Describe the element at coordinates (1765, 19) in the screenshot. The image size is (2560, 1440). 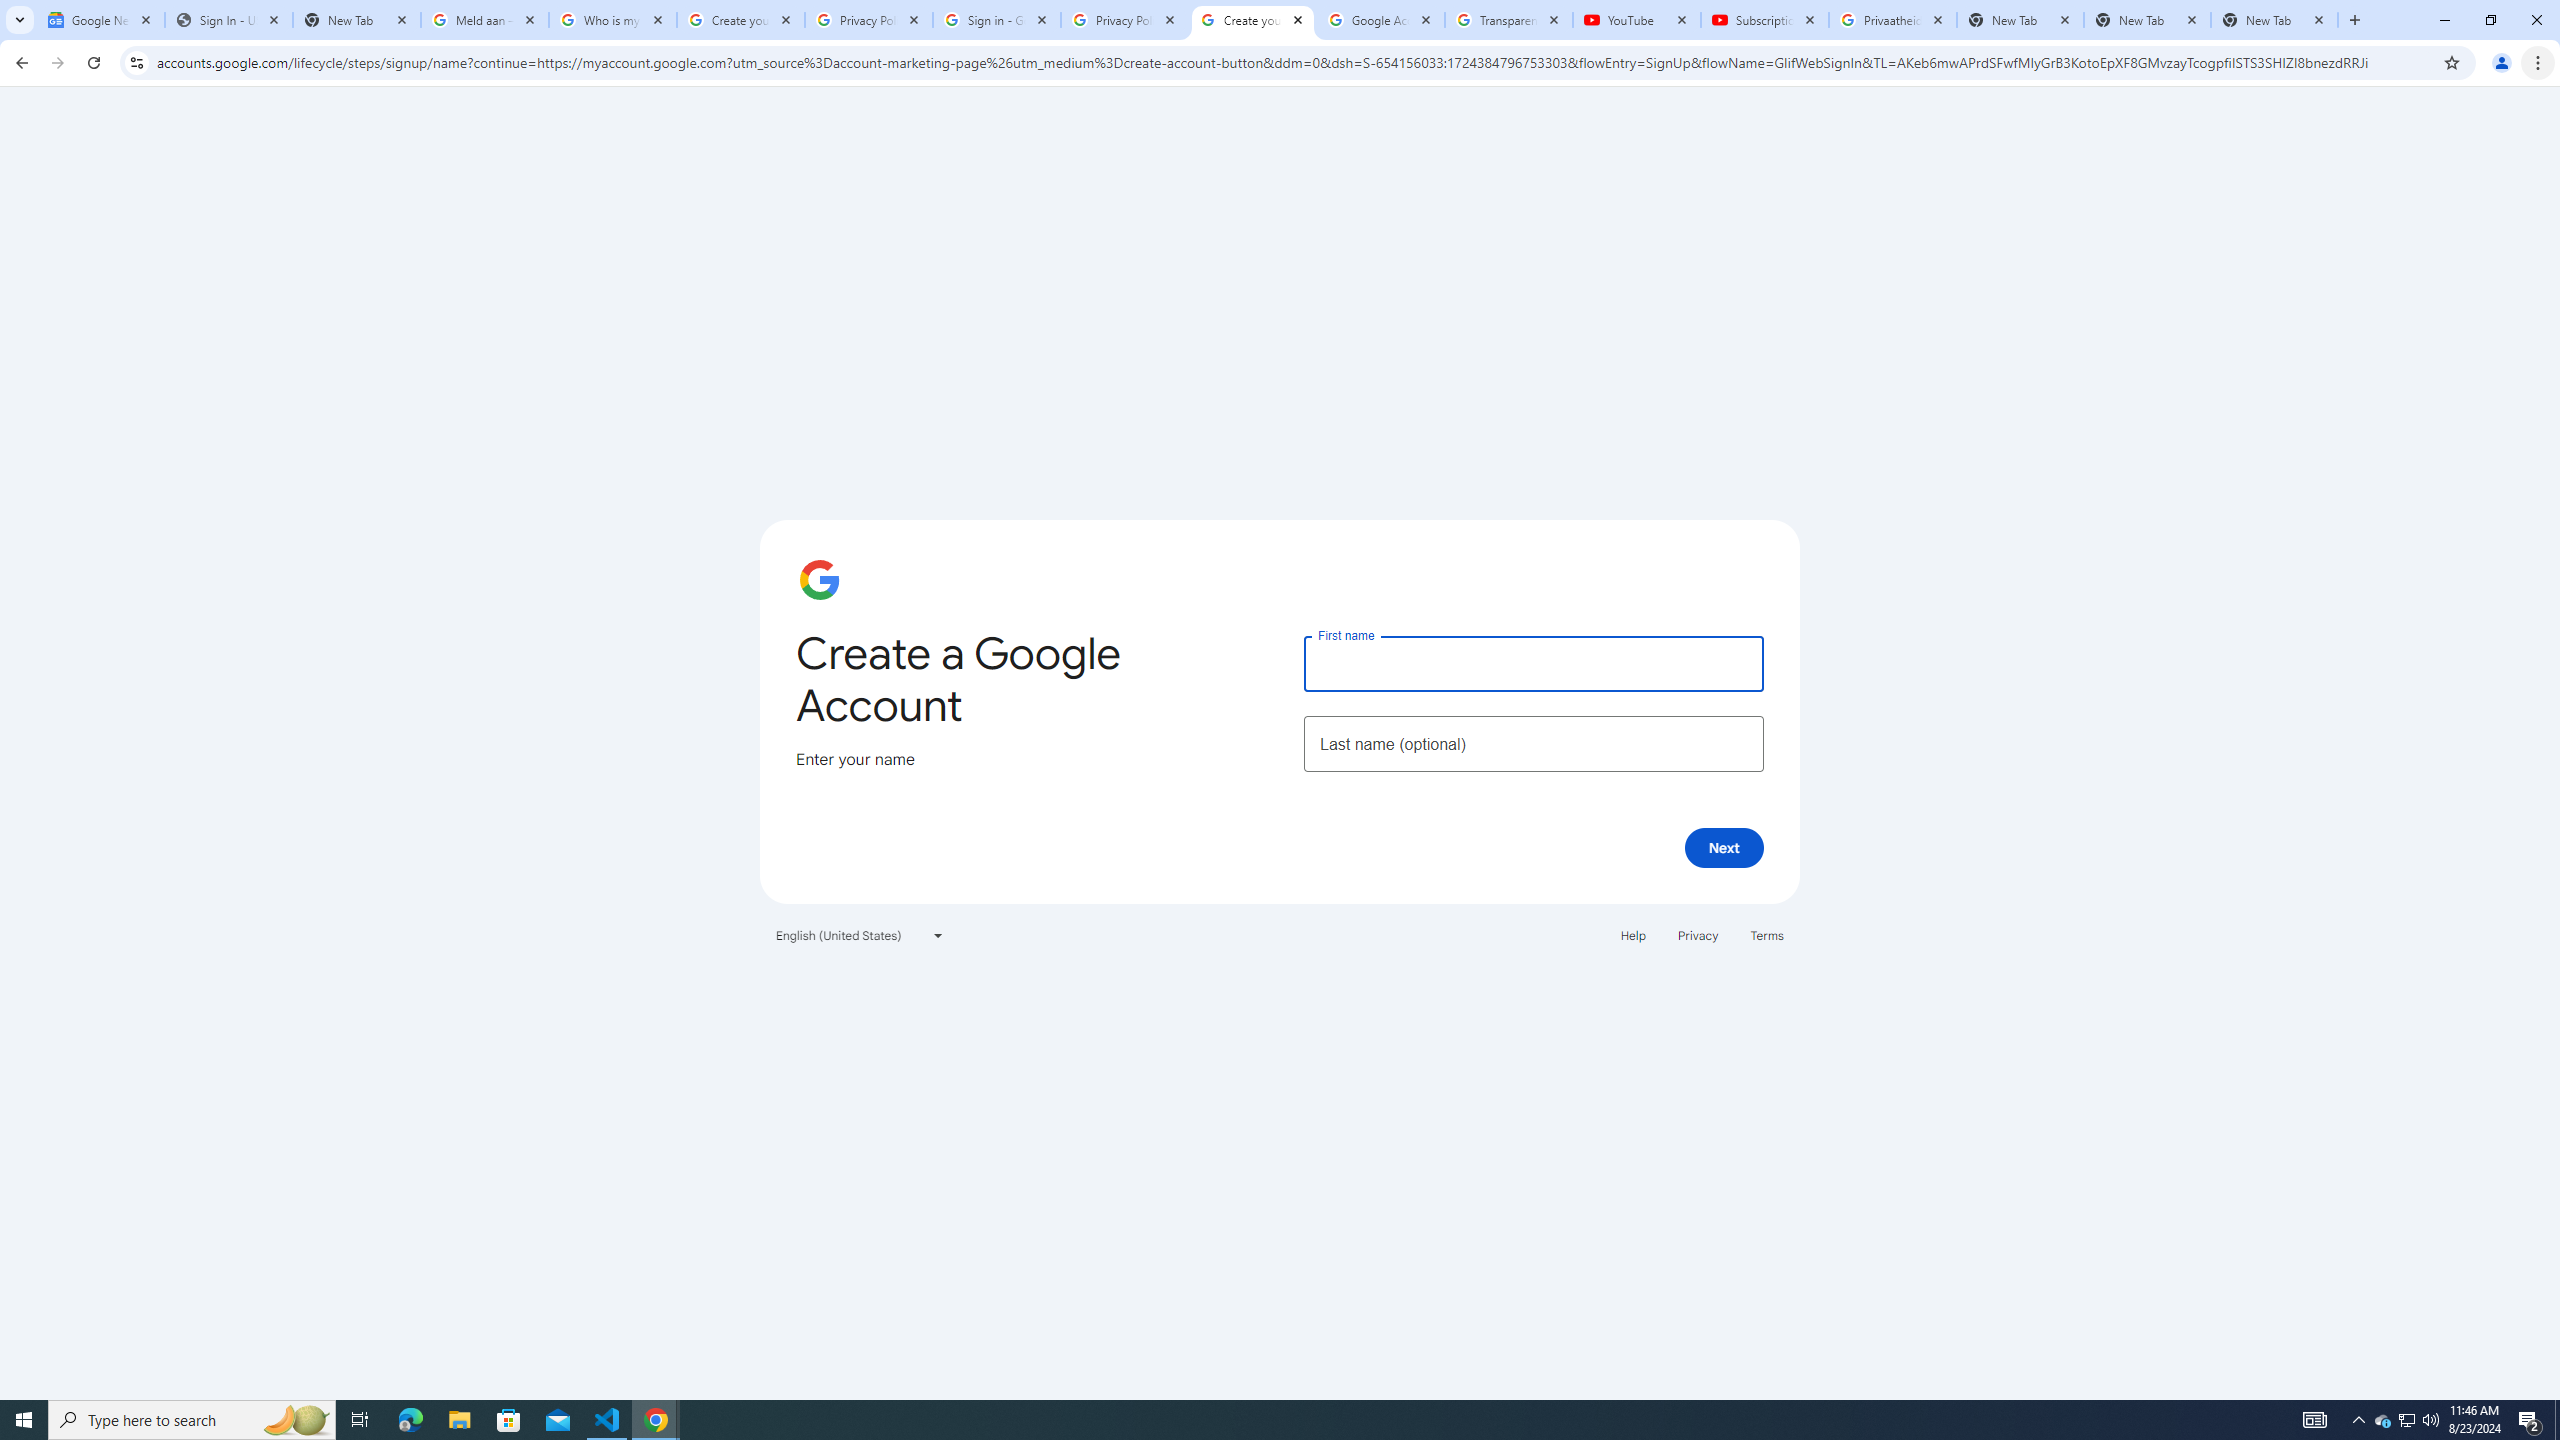
I see `'Subscriptions - YouTube'` at that location.